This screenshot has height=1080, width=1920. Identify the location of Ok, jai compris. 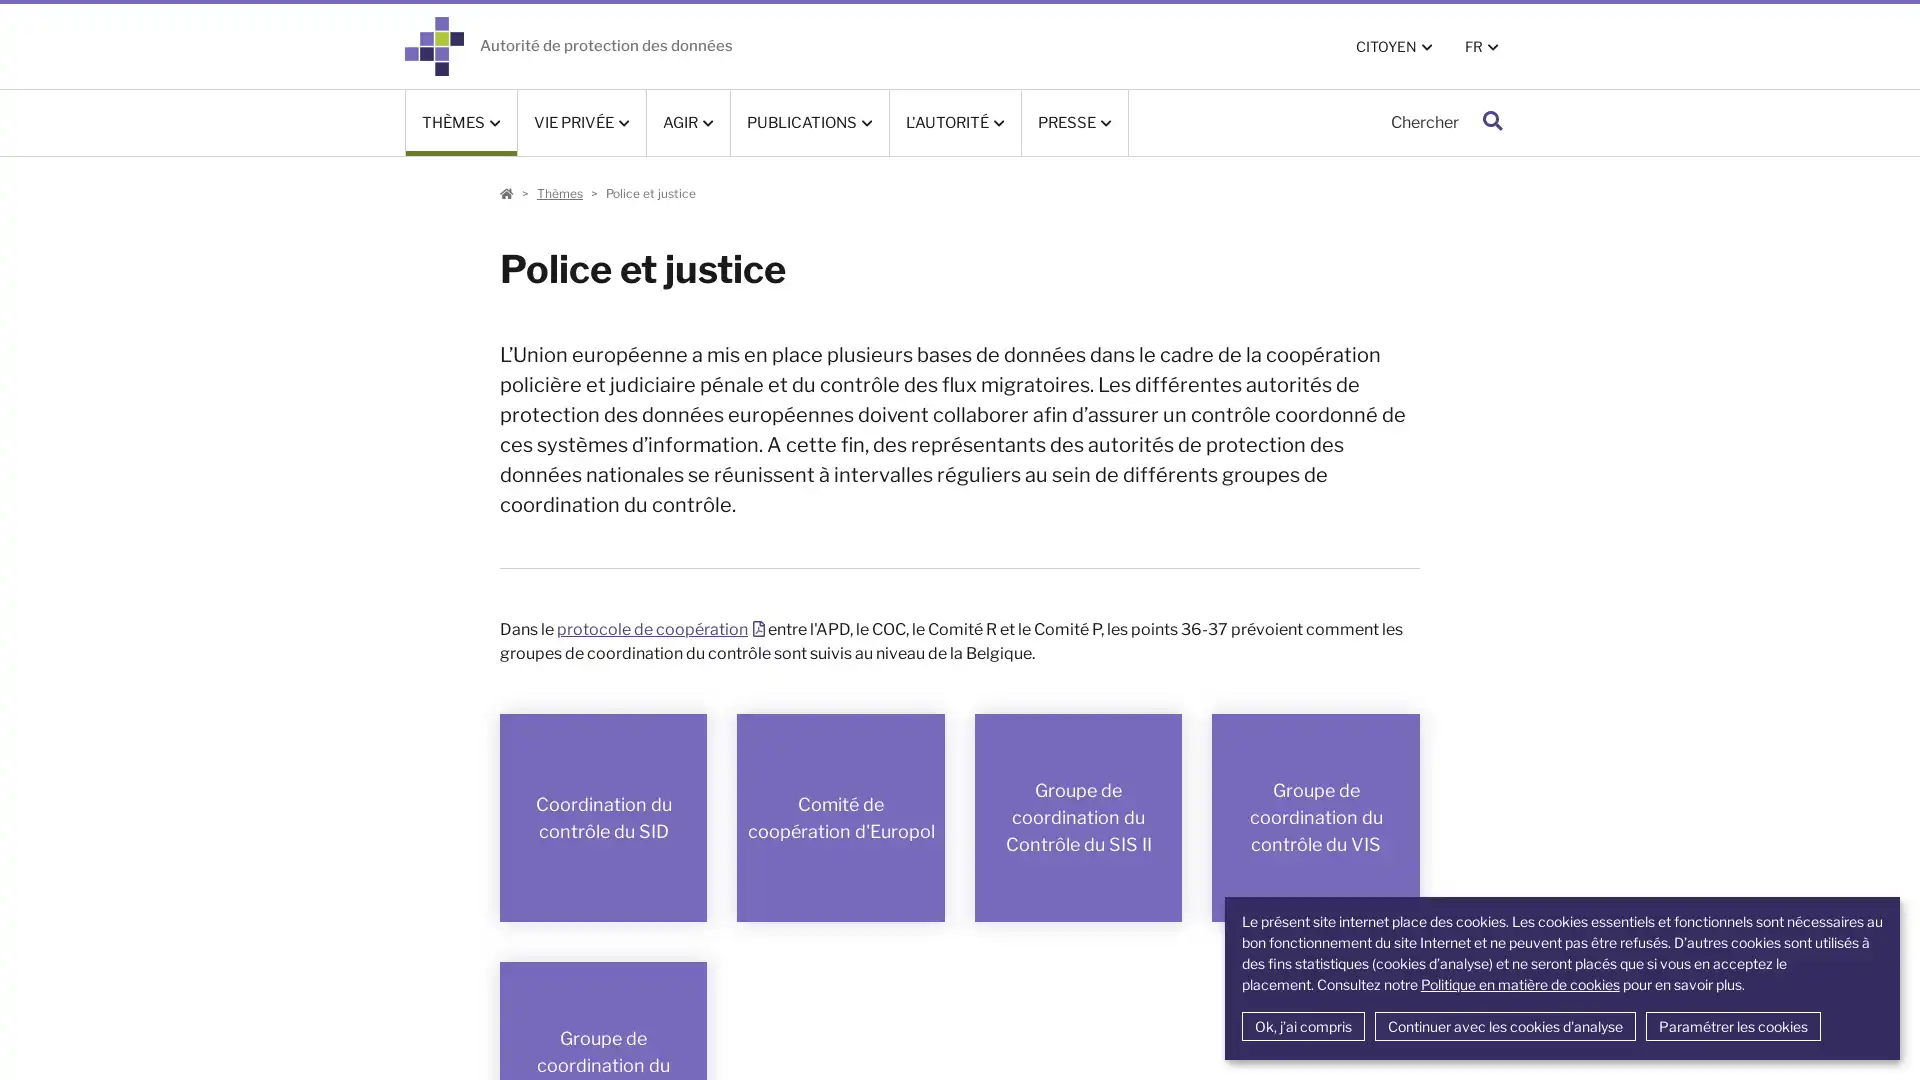
(1302, 1026).